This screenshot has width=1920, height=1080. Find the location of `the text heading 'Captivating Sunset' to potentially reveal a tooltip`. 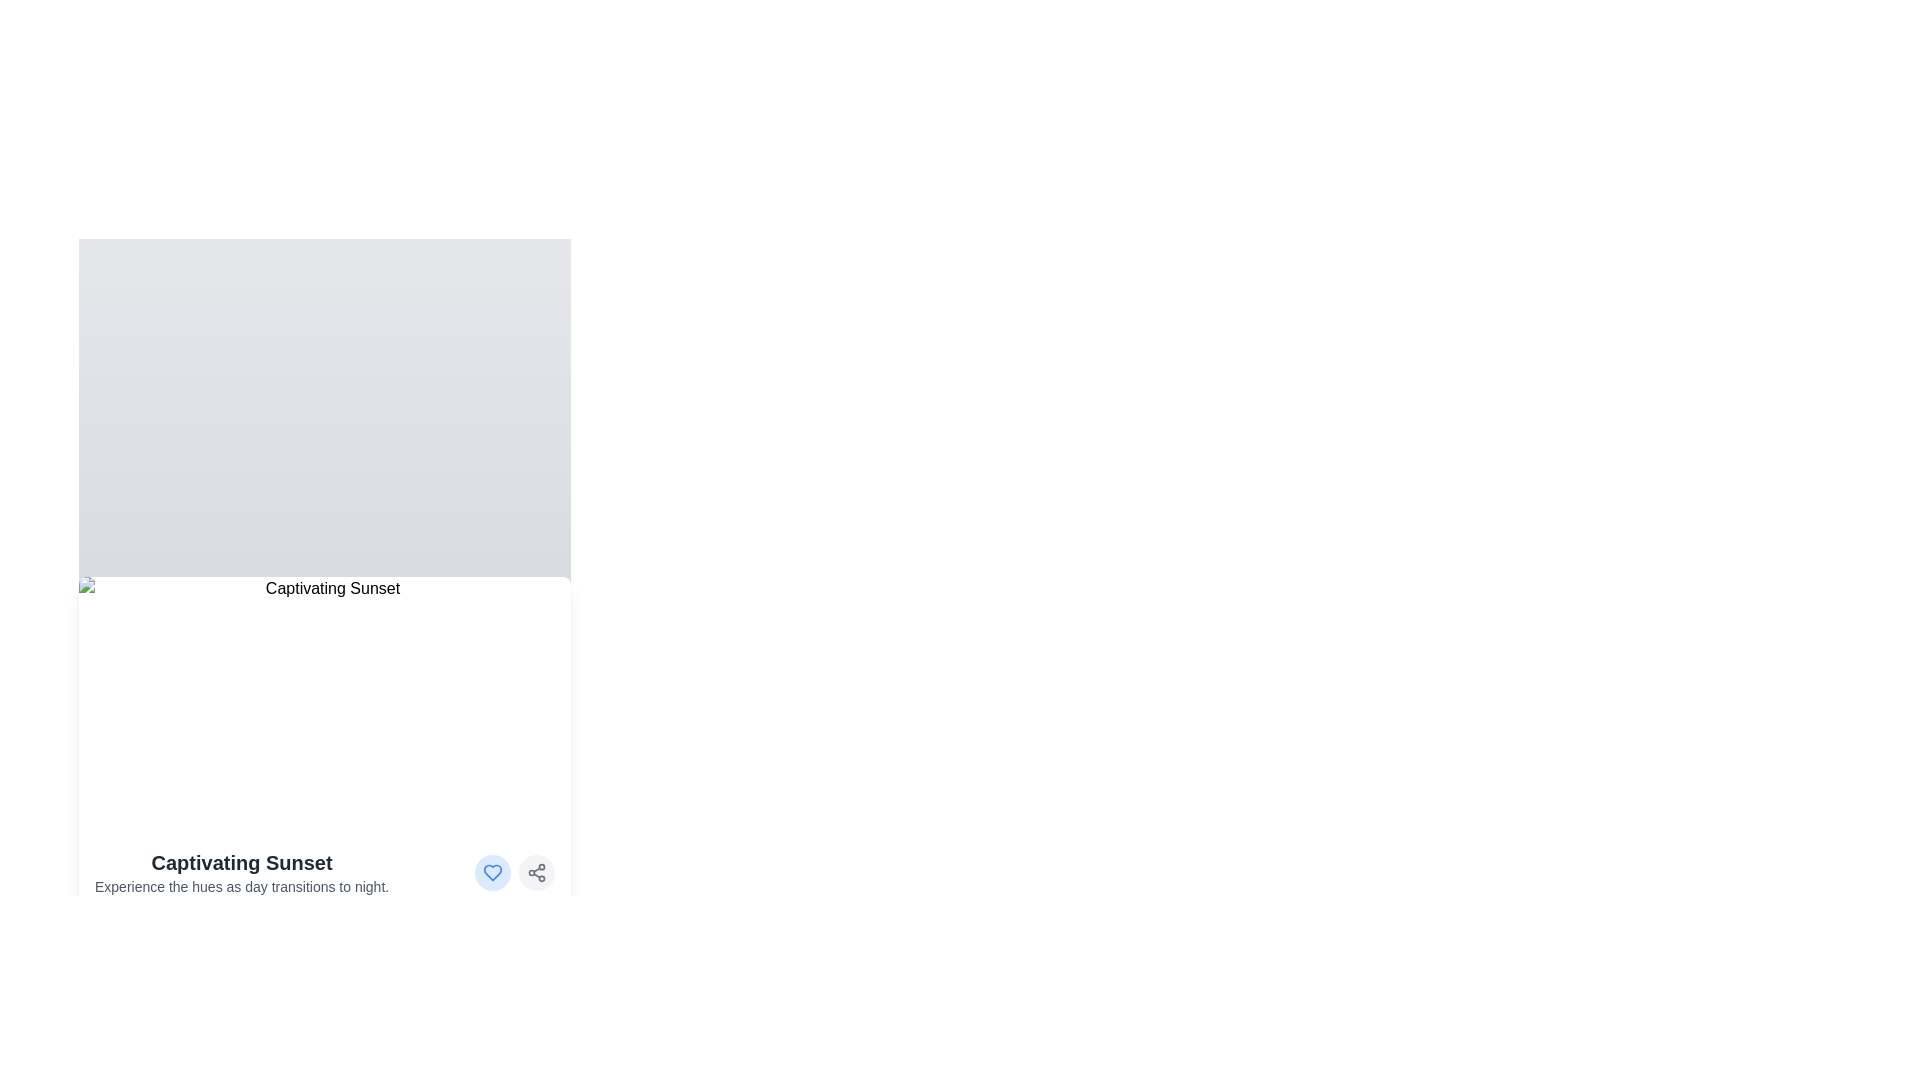

the text heading 'Captivating Sunset' to potentially reveal a tooltip is located at coordinates (241, 862).